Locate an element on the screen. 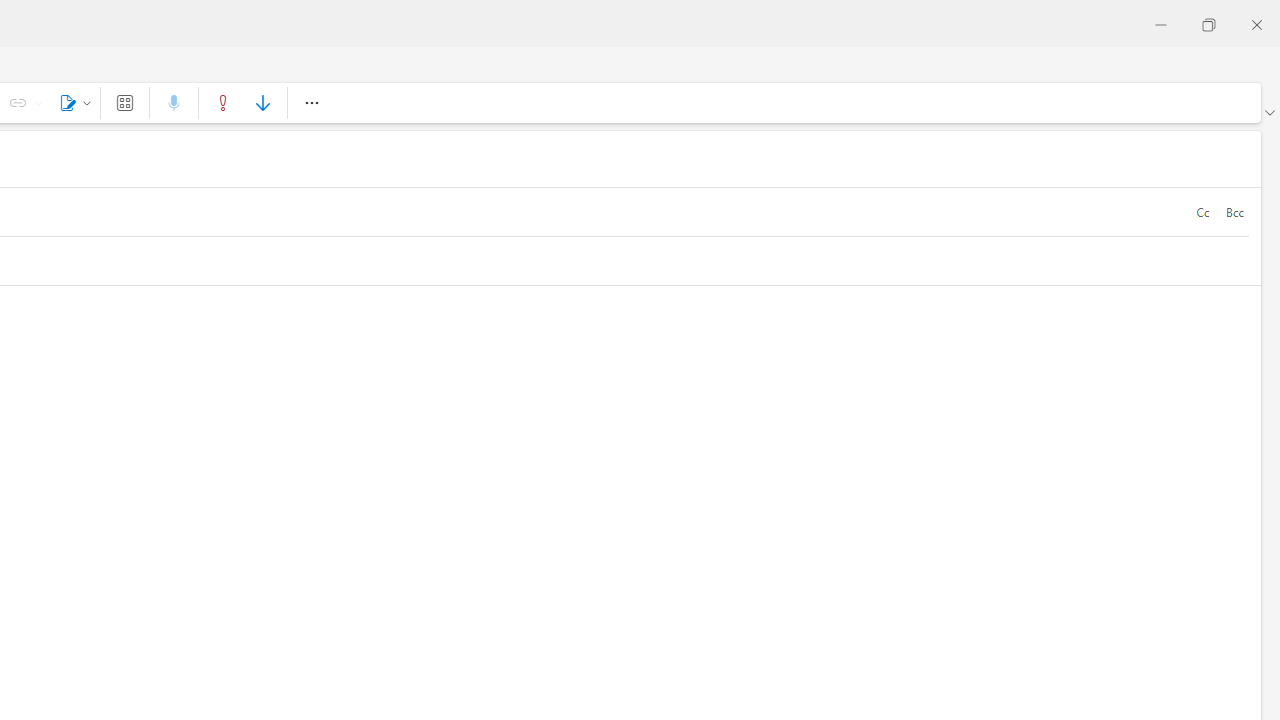 This screenshot has height=720, width=1280. 'Bcc' is located at coordinates (1233, 212).